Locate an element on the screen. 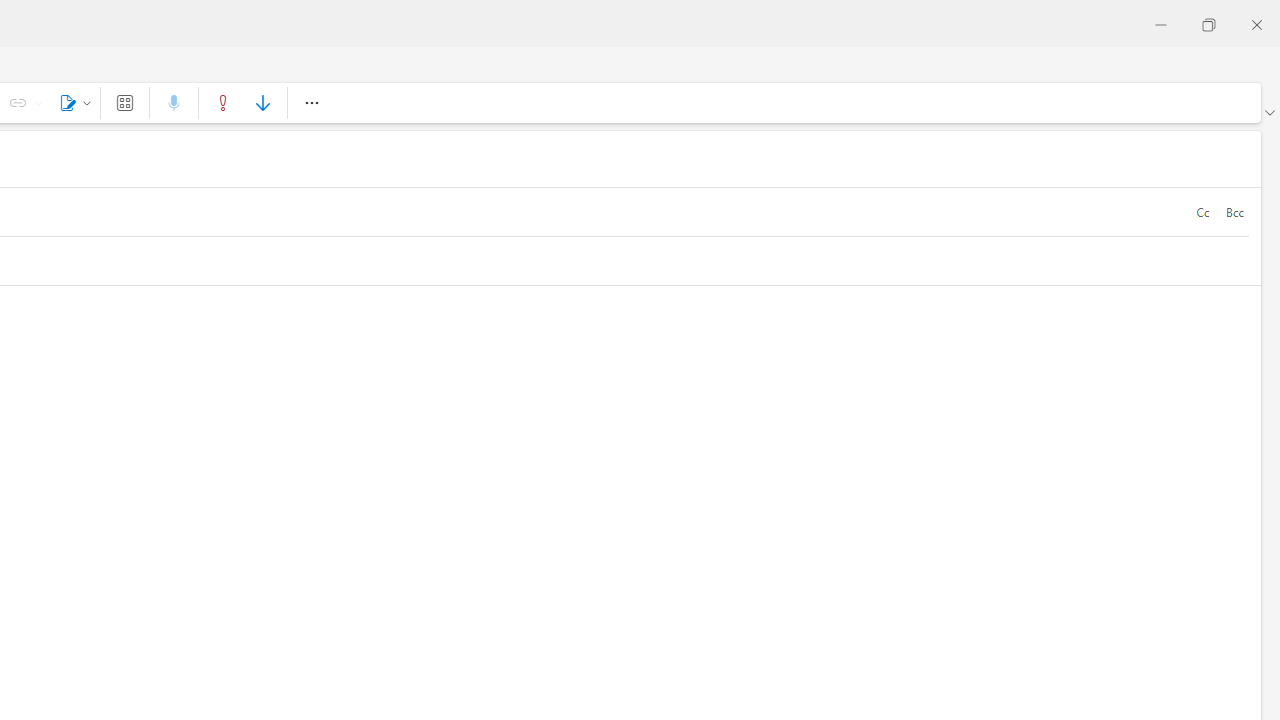 This screenshot has height=720, width=1280. 'Bcc' is located at coordinates (1233, 212).